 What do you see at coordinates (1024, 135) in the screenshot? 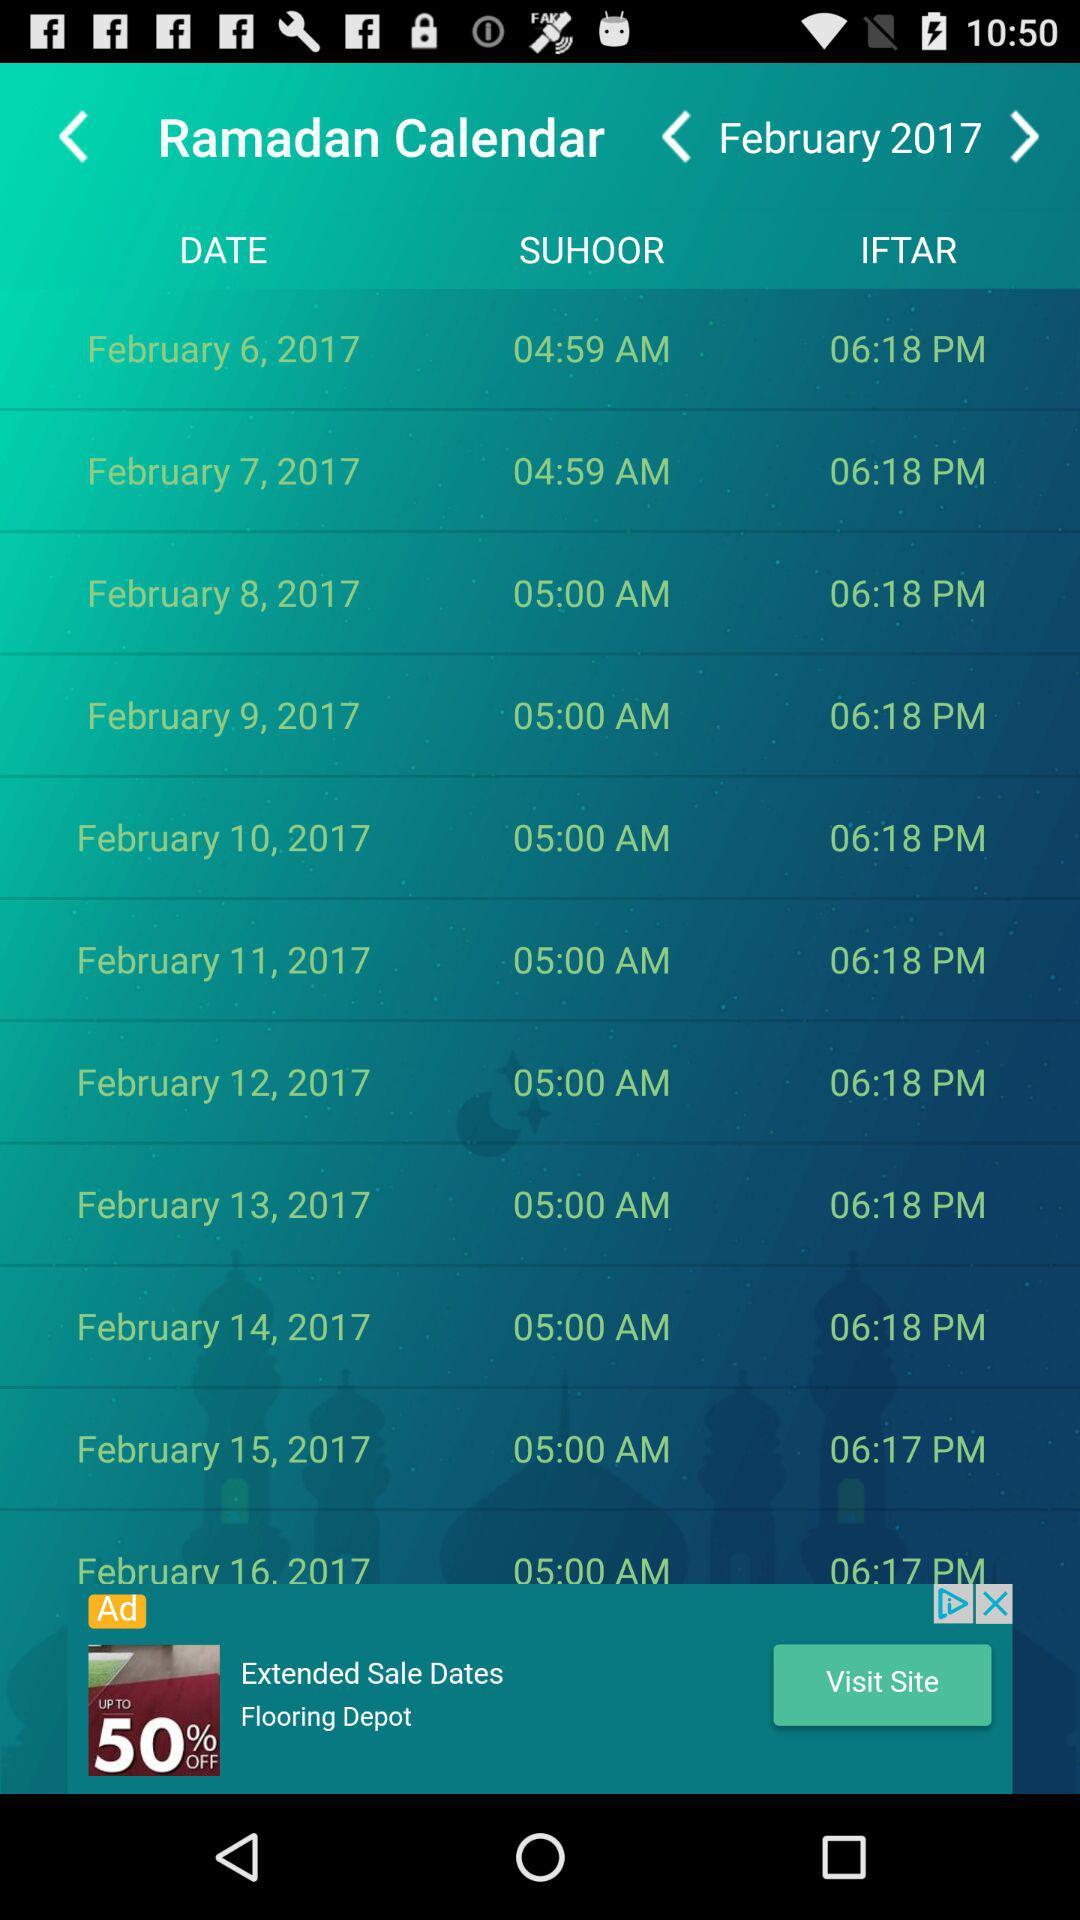
I see `next` at bounding box center [1024, 135].